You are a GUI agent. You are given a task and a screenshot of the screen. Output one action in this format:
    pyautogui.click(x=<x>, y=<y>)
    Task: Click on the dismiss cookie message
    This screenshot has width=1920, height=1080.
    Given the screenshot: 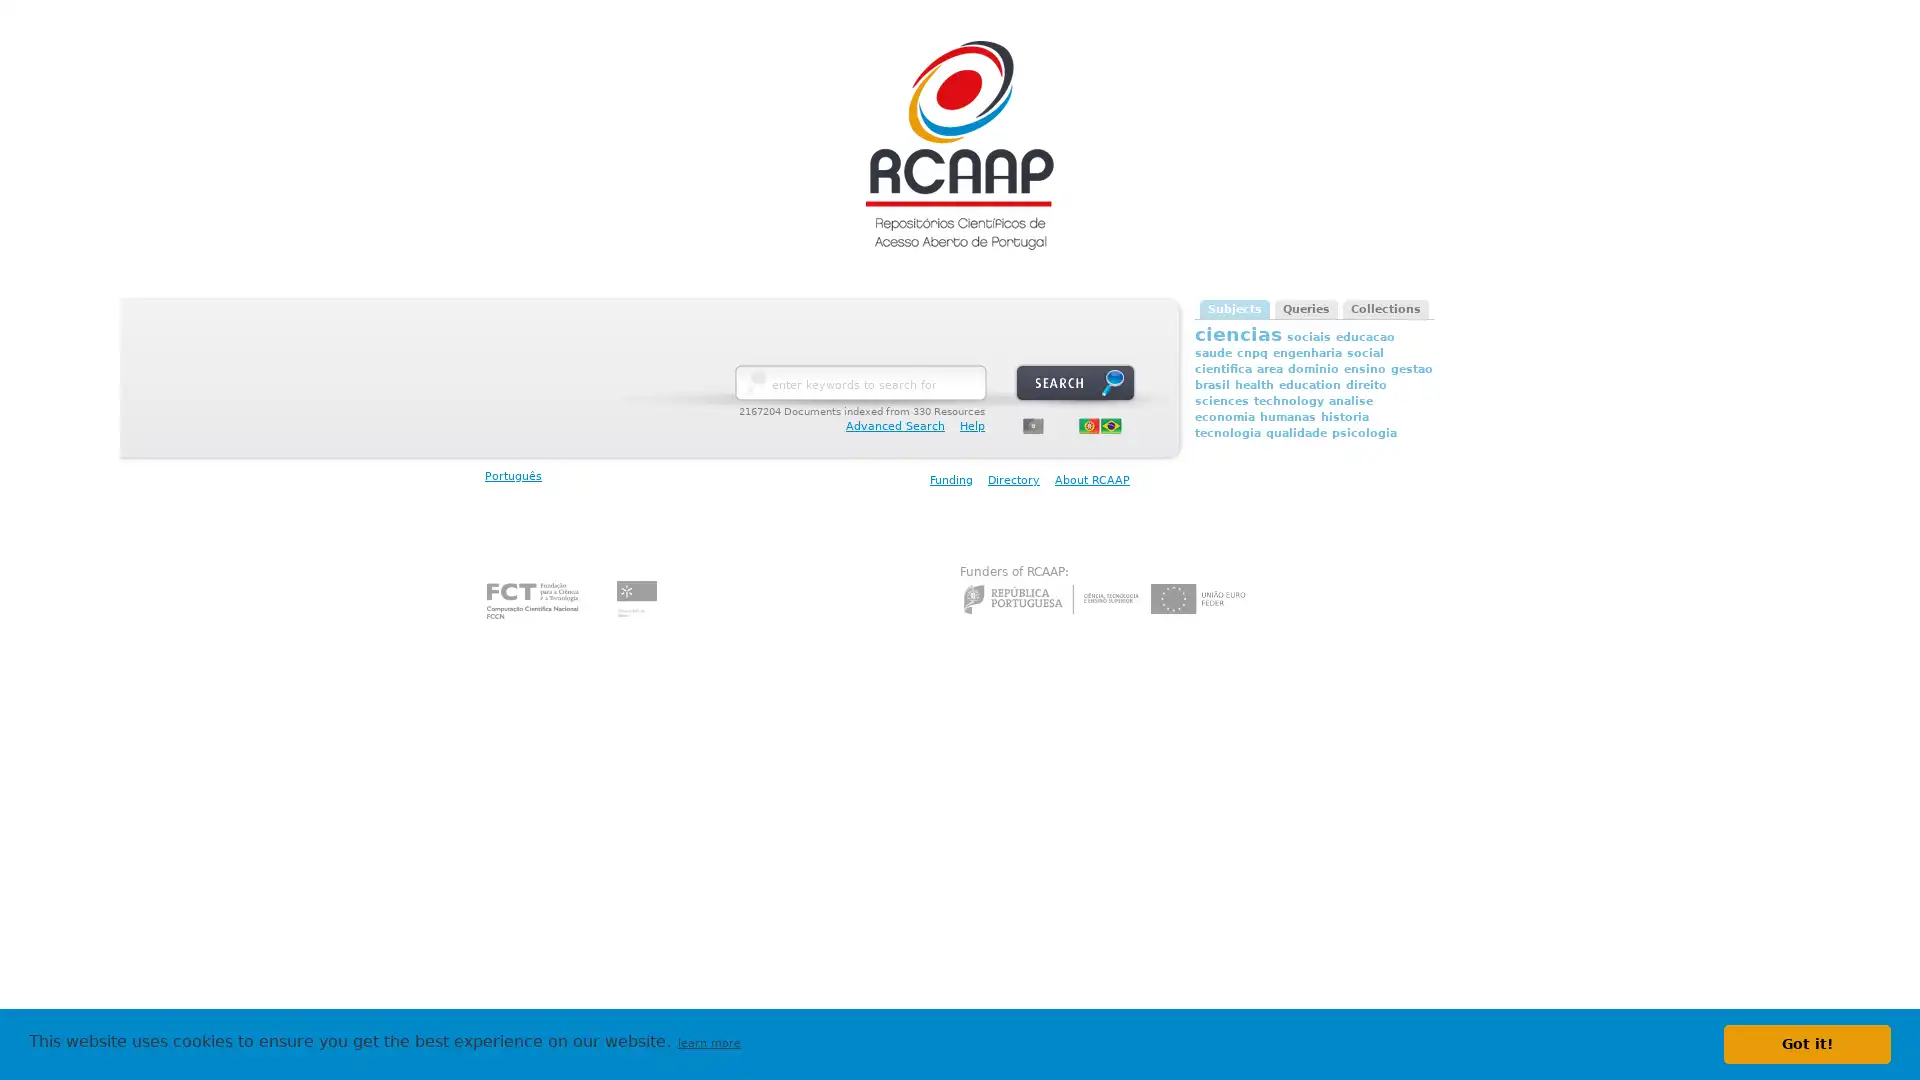 What is the action you would take?
    pyautogui.click(x=1807, y=1043)
    